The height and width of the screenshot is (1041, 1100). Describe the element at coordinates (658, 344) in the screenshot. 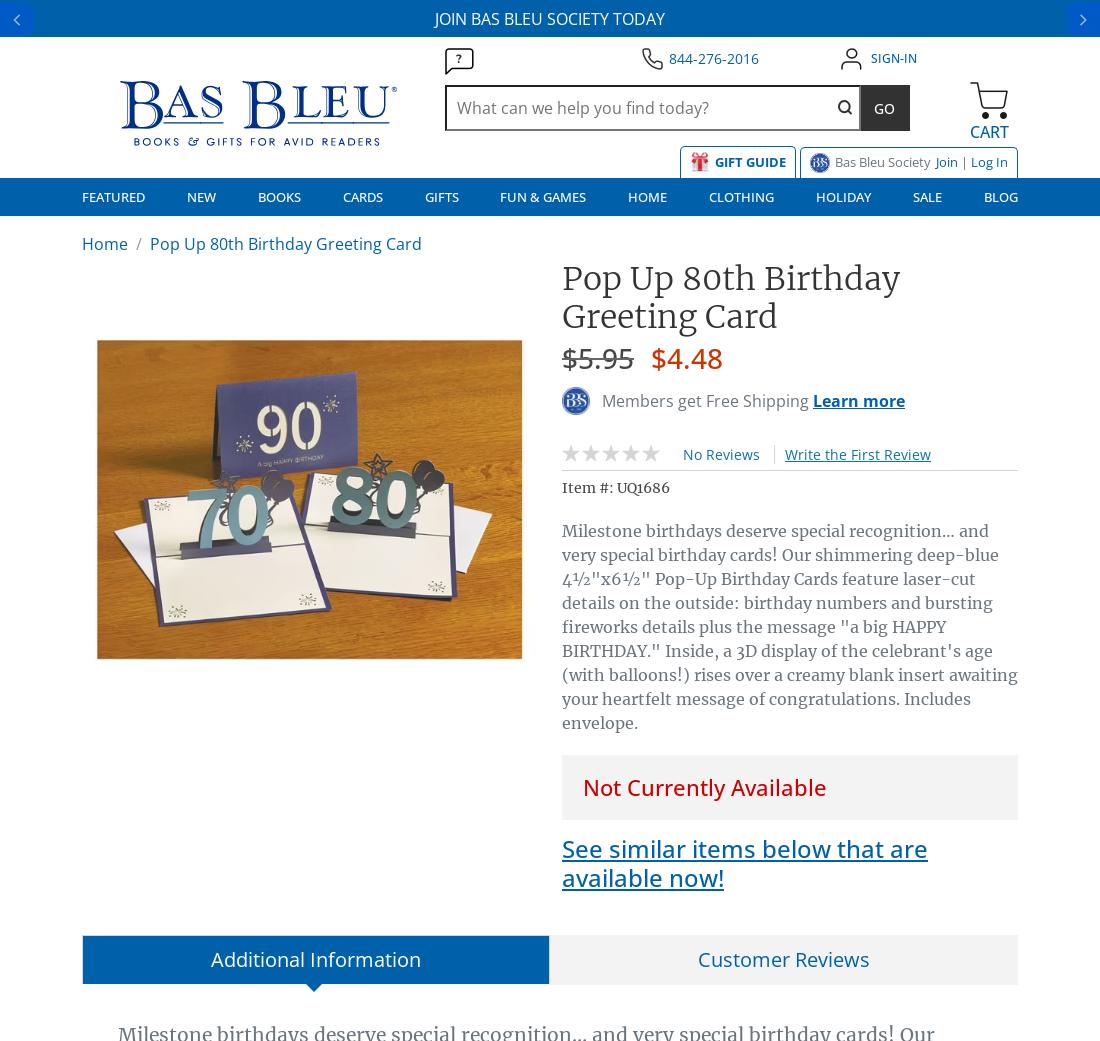

I see `'Quick Order / Tax Estimate'` at that location.